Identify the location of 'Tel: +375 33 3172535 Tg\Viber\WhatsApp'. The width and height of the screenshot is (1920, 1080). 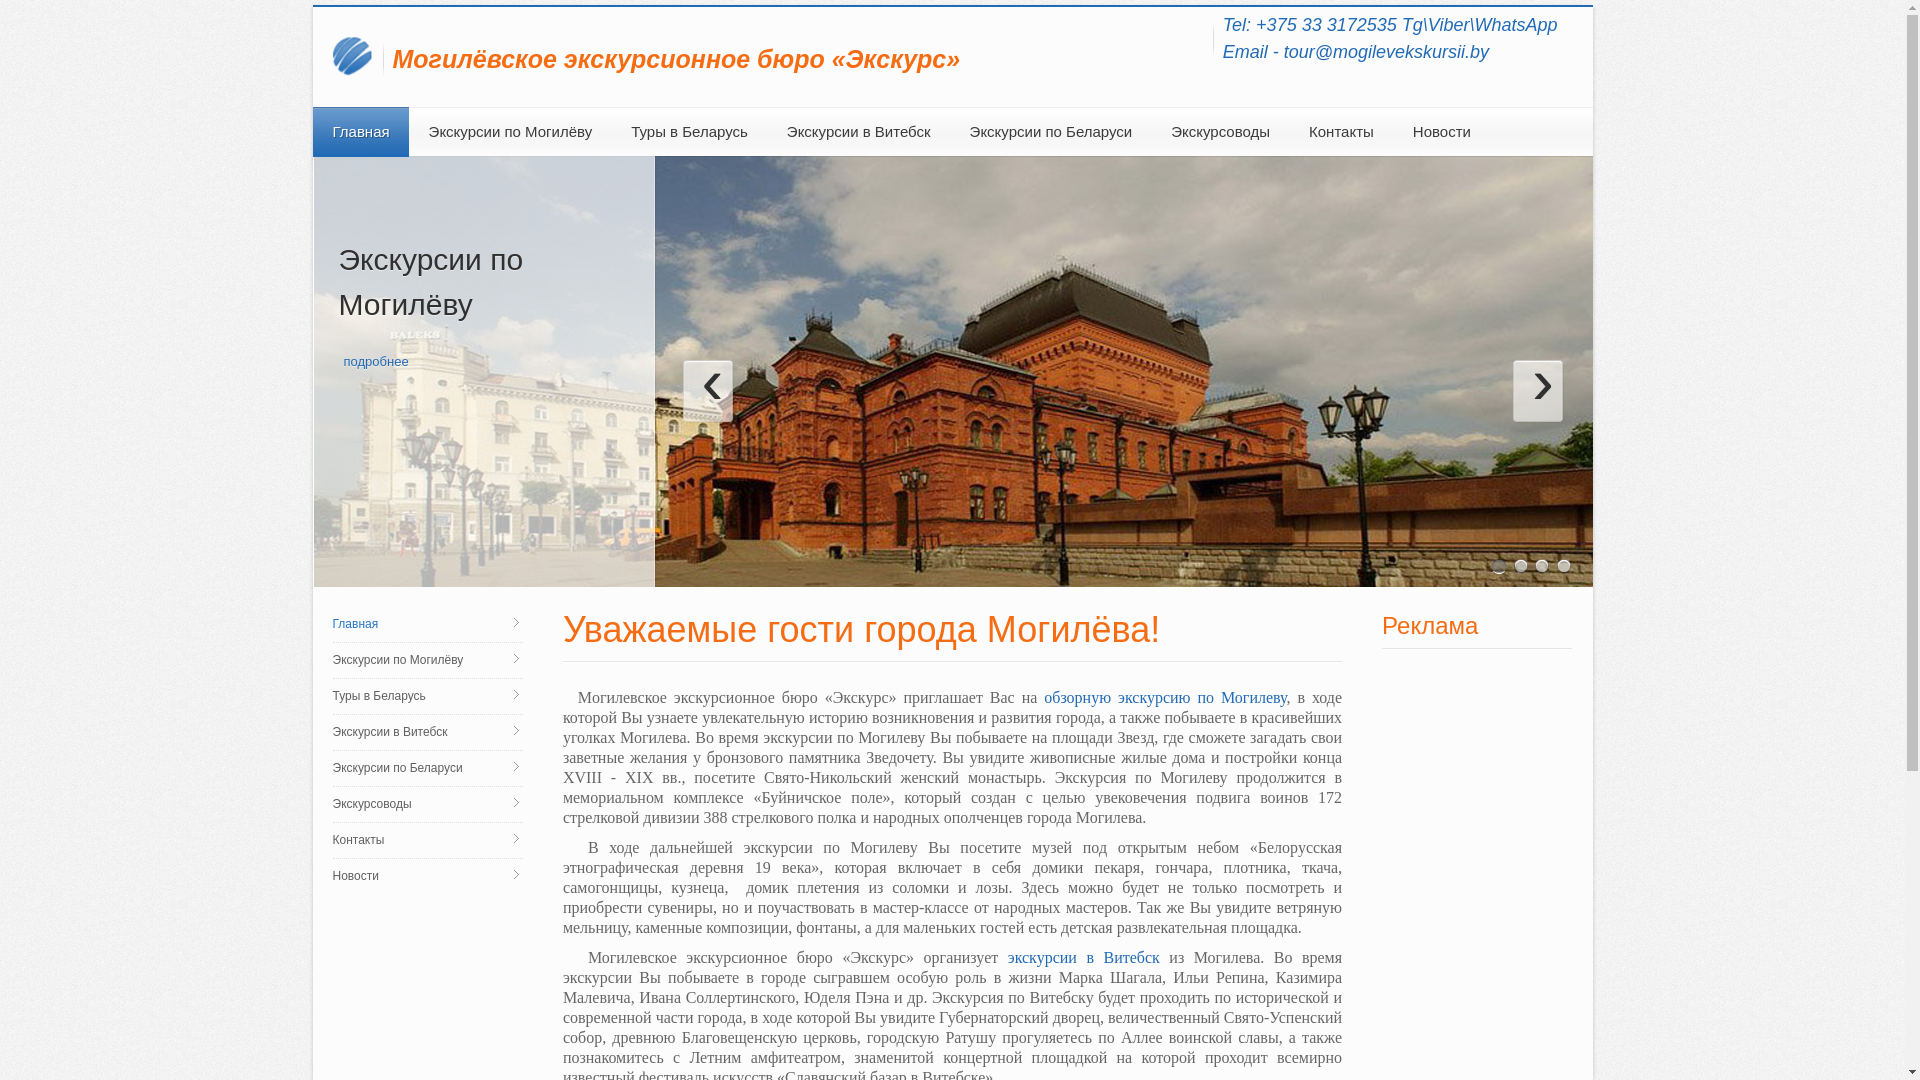
(1389, 24).